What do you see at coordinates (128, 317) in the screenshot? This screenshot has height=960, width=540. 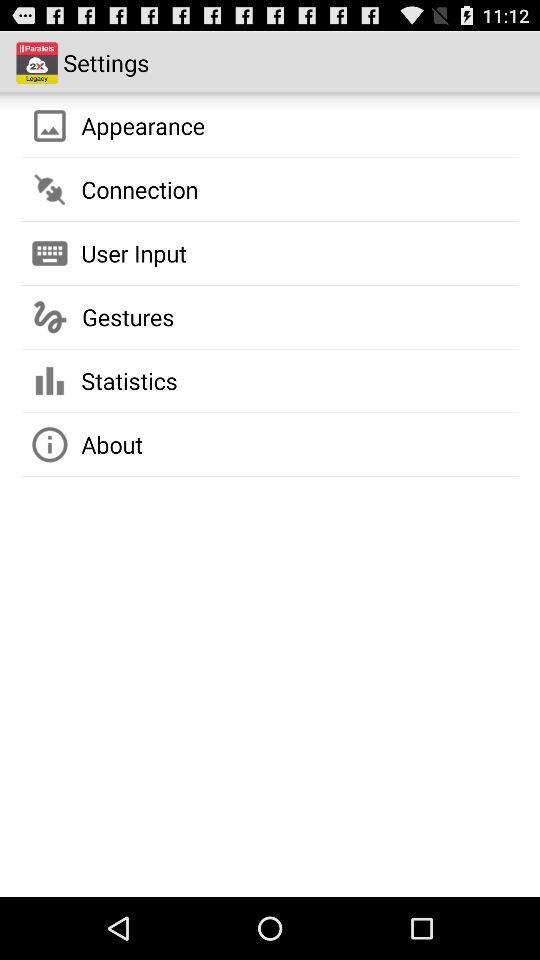 I see `the item above the statistics icon` at bounding box center [128, 317].